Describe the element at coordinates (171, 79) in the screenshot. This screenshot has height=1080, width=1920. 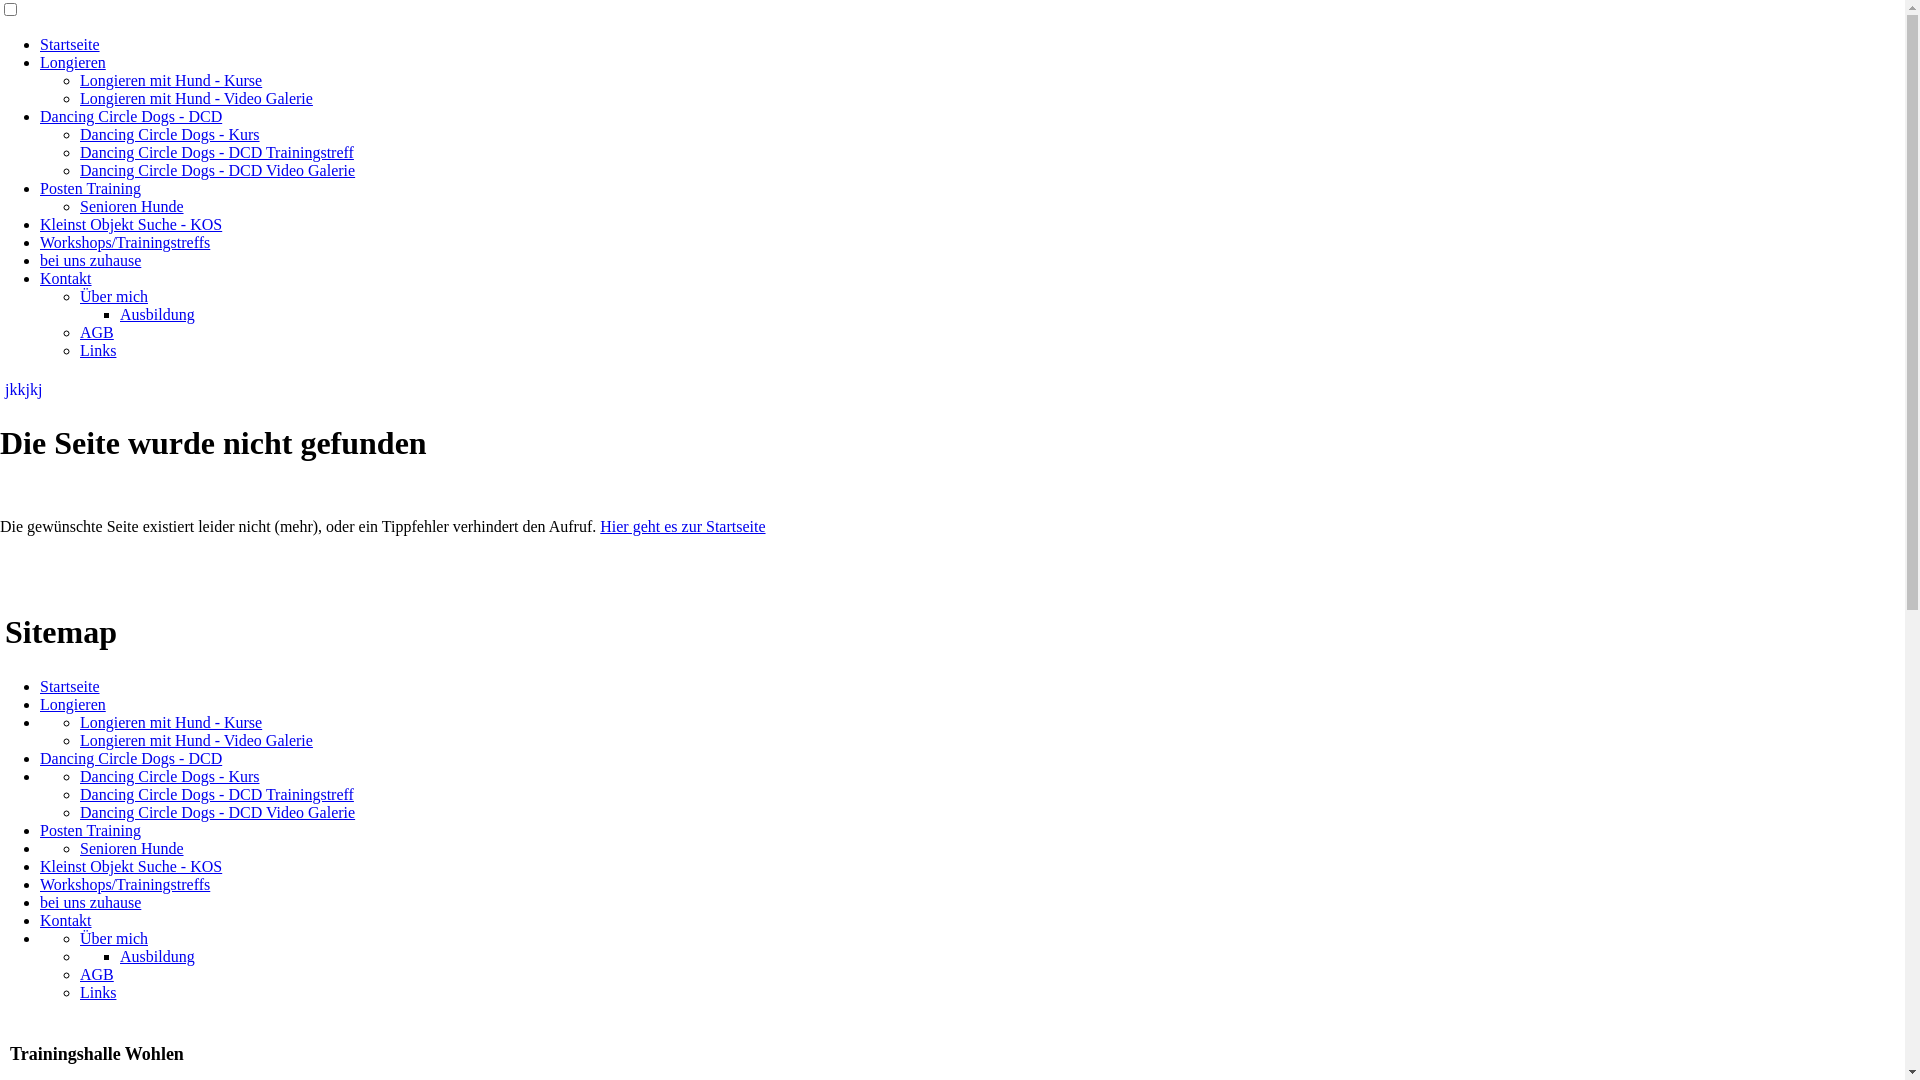
I see `'Longieren mit Hund - Kurse'` at that location.